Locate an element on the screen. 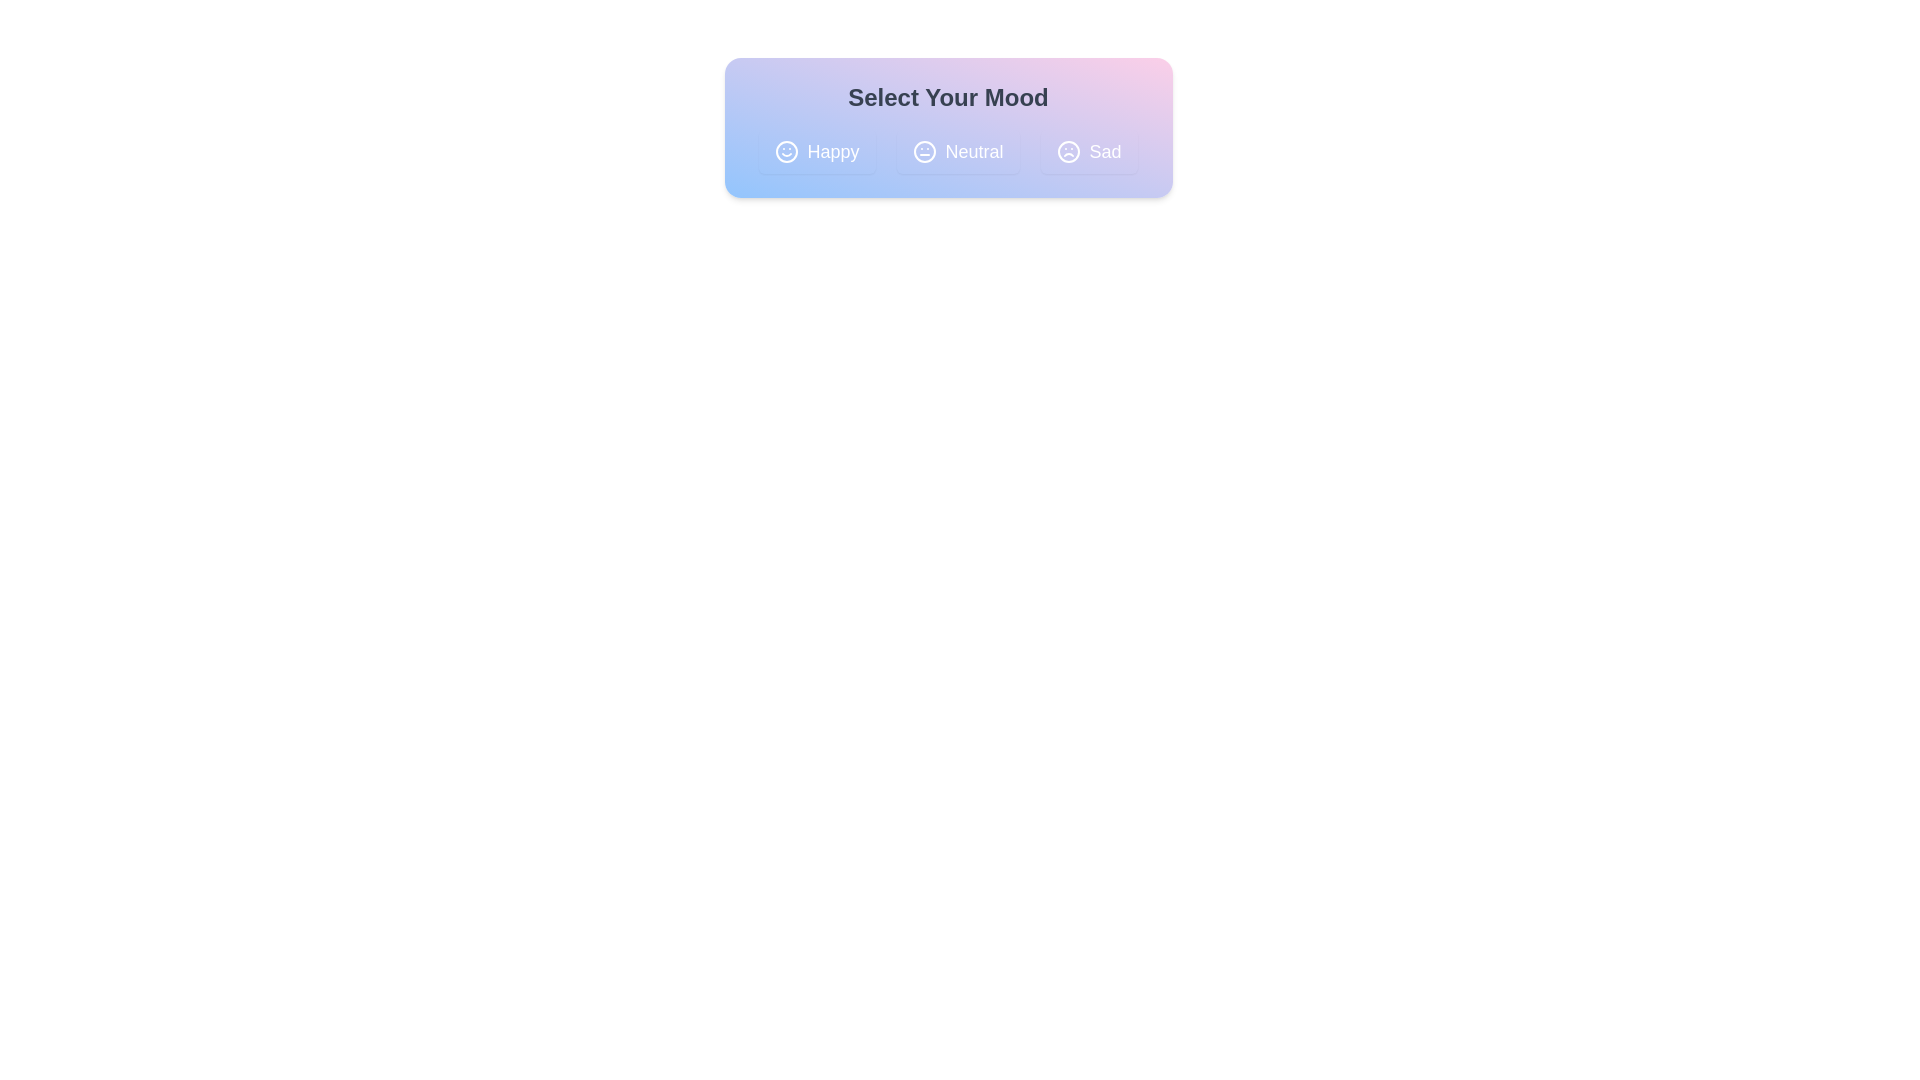  the Neutral chip to observe visual feedback is located at coordinates (957, 150).